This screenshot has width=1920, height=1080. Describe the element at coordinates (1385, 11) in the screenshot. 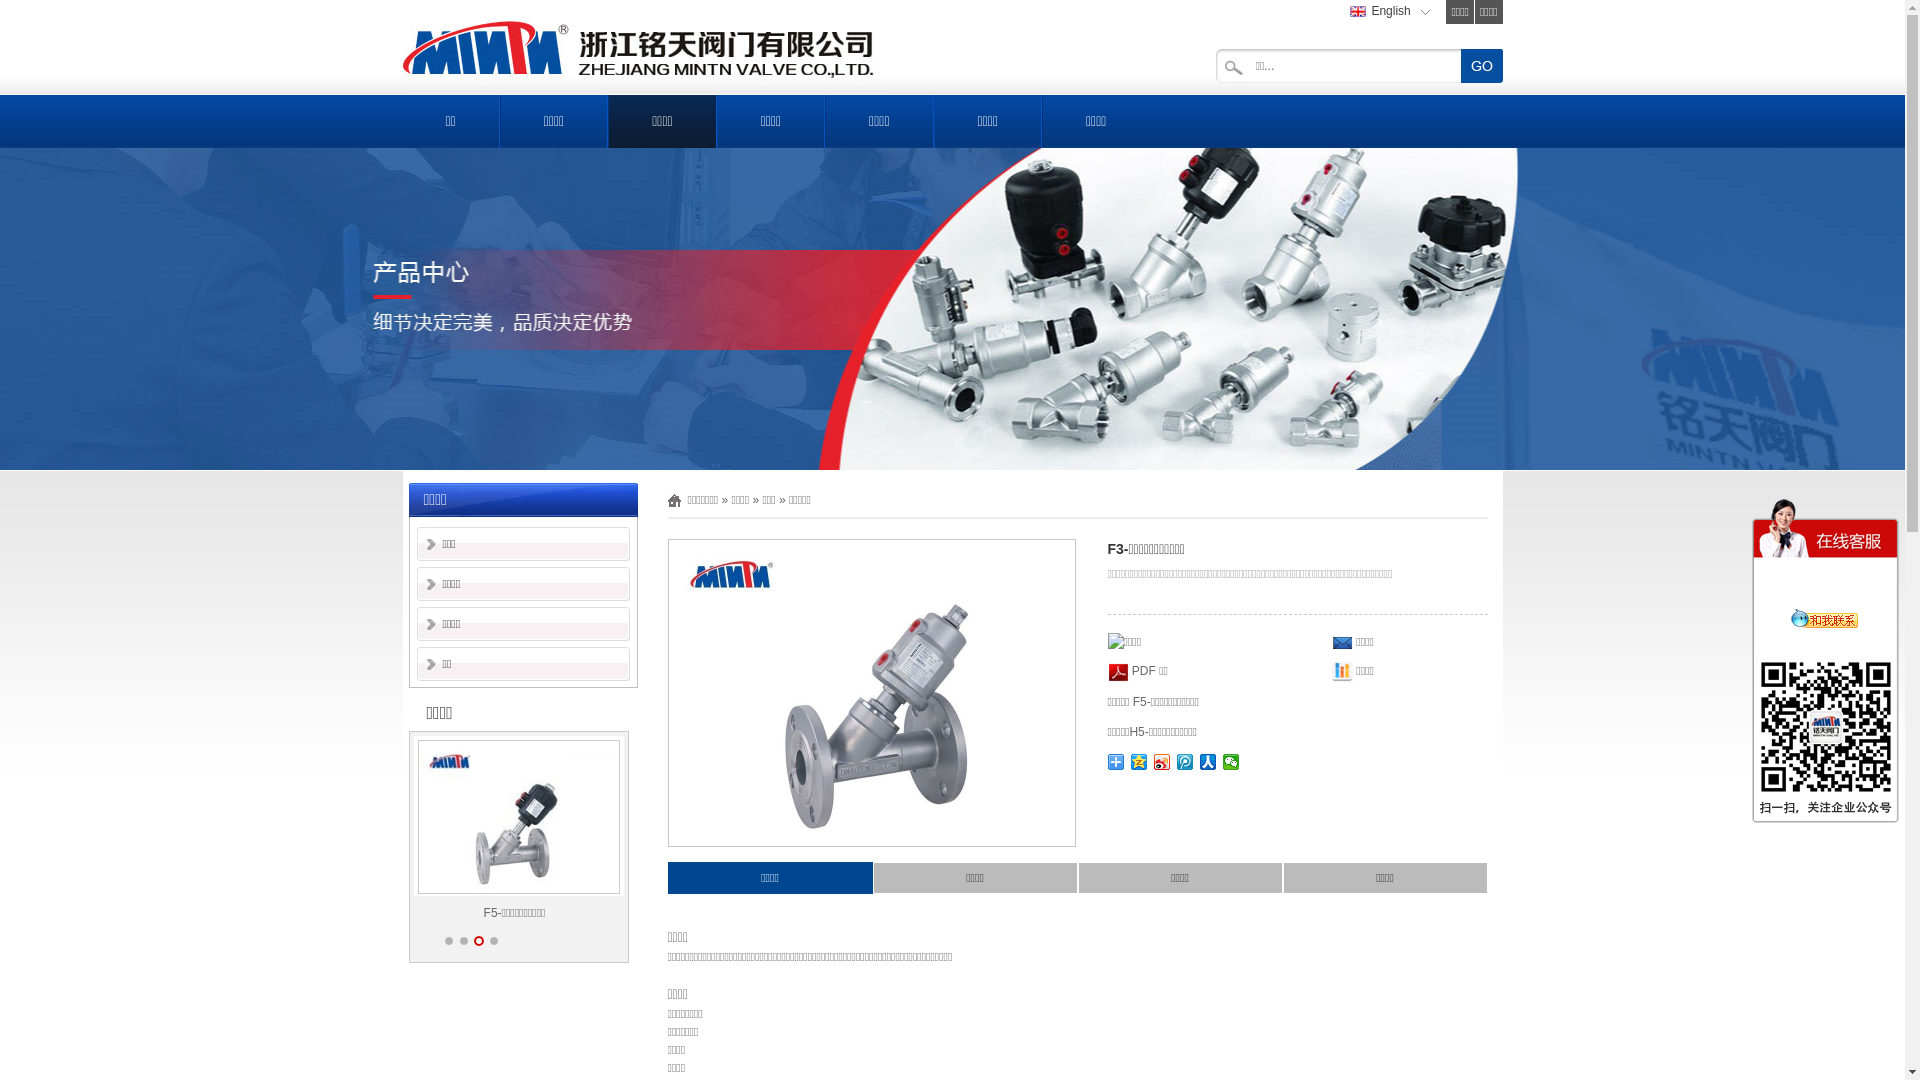

I see `'English'` at that location.